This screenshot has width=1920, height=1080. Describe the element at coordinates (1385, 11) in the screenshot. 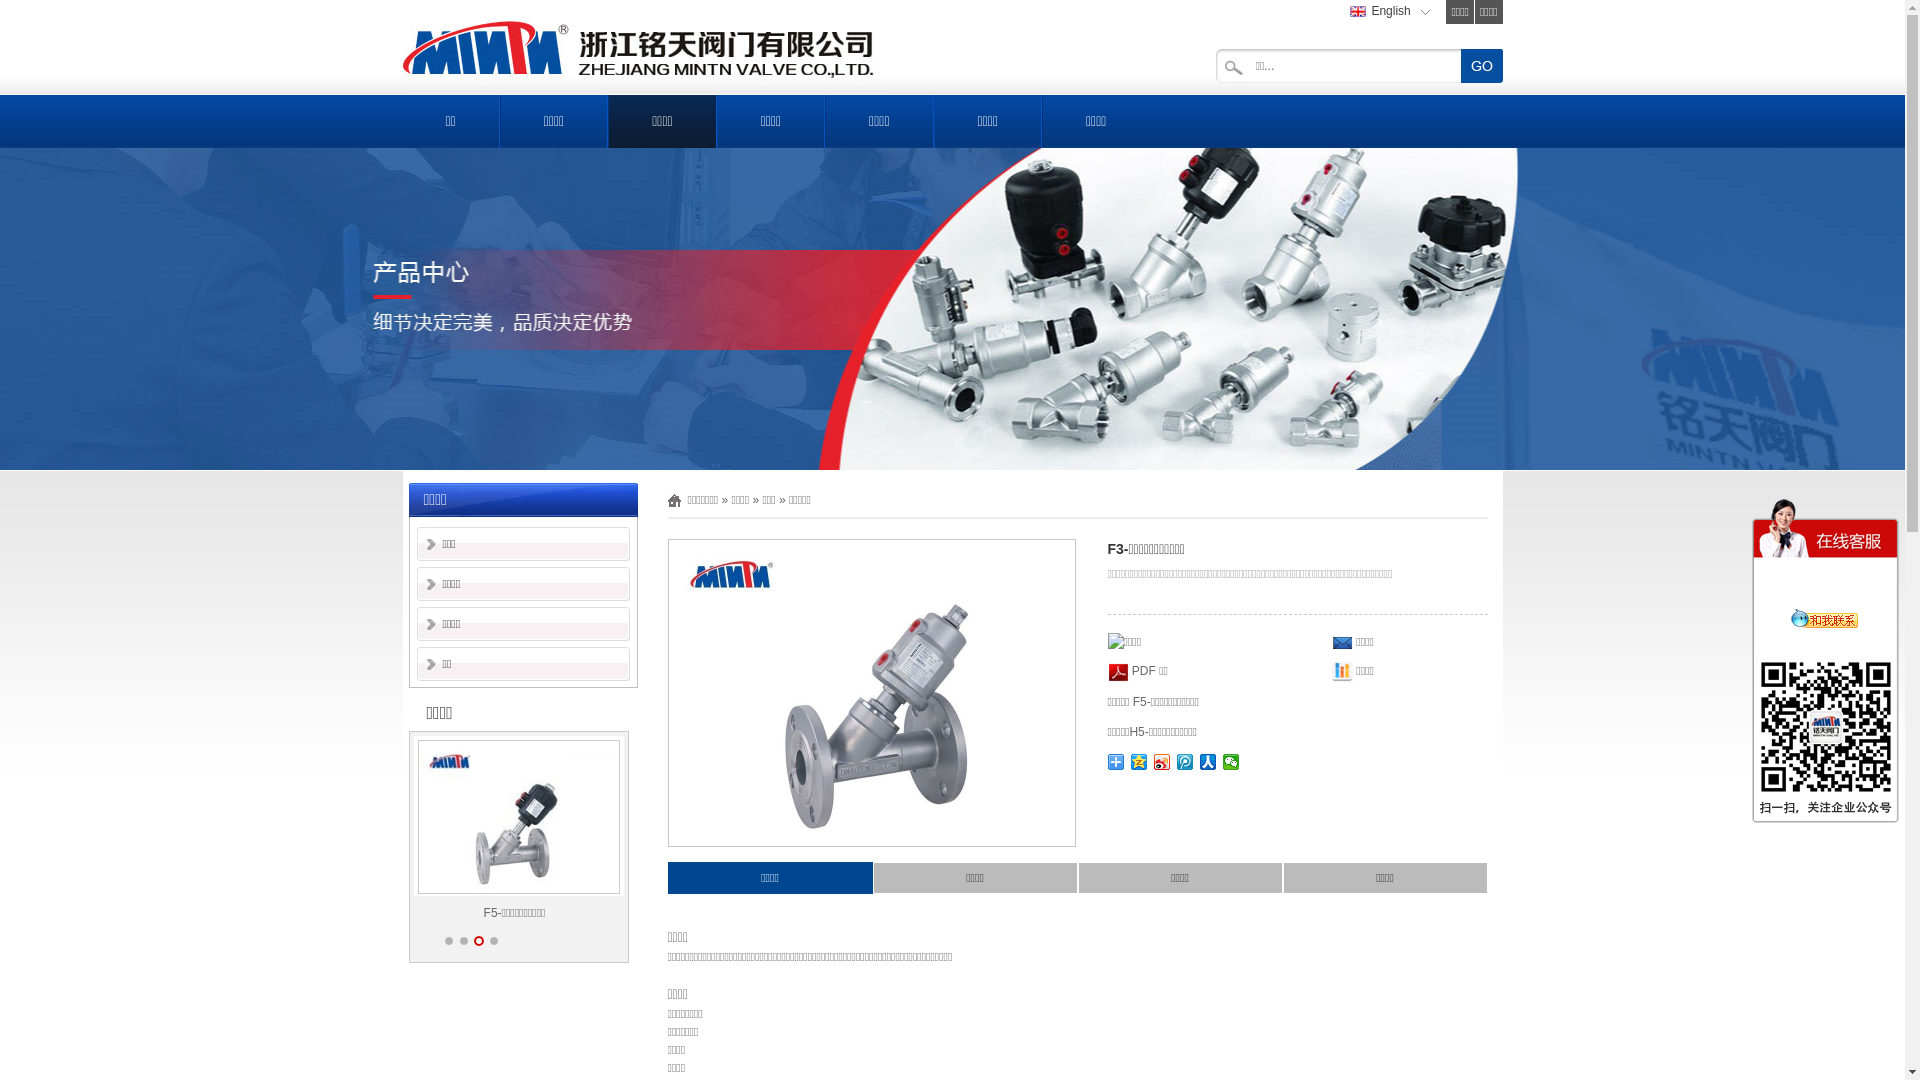

I see `'English'` at that location.